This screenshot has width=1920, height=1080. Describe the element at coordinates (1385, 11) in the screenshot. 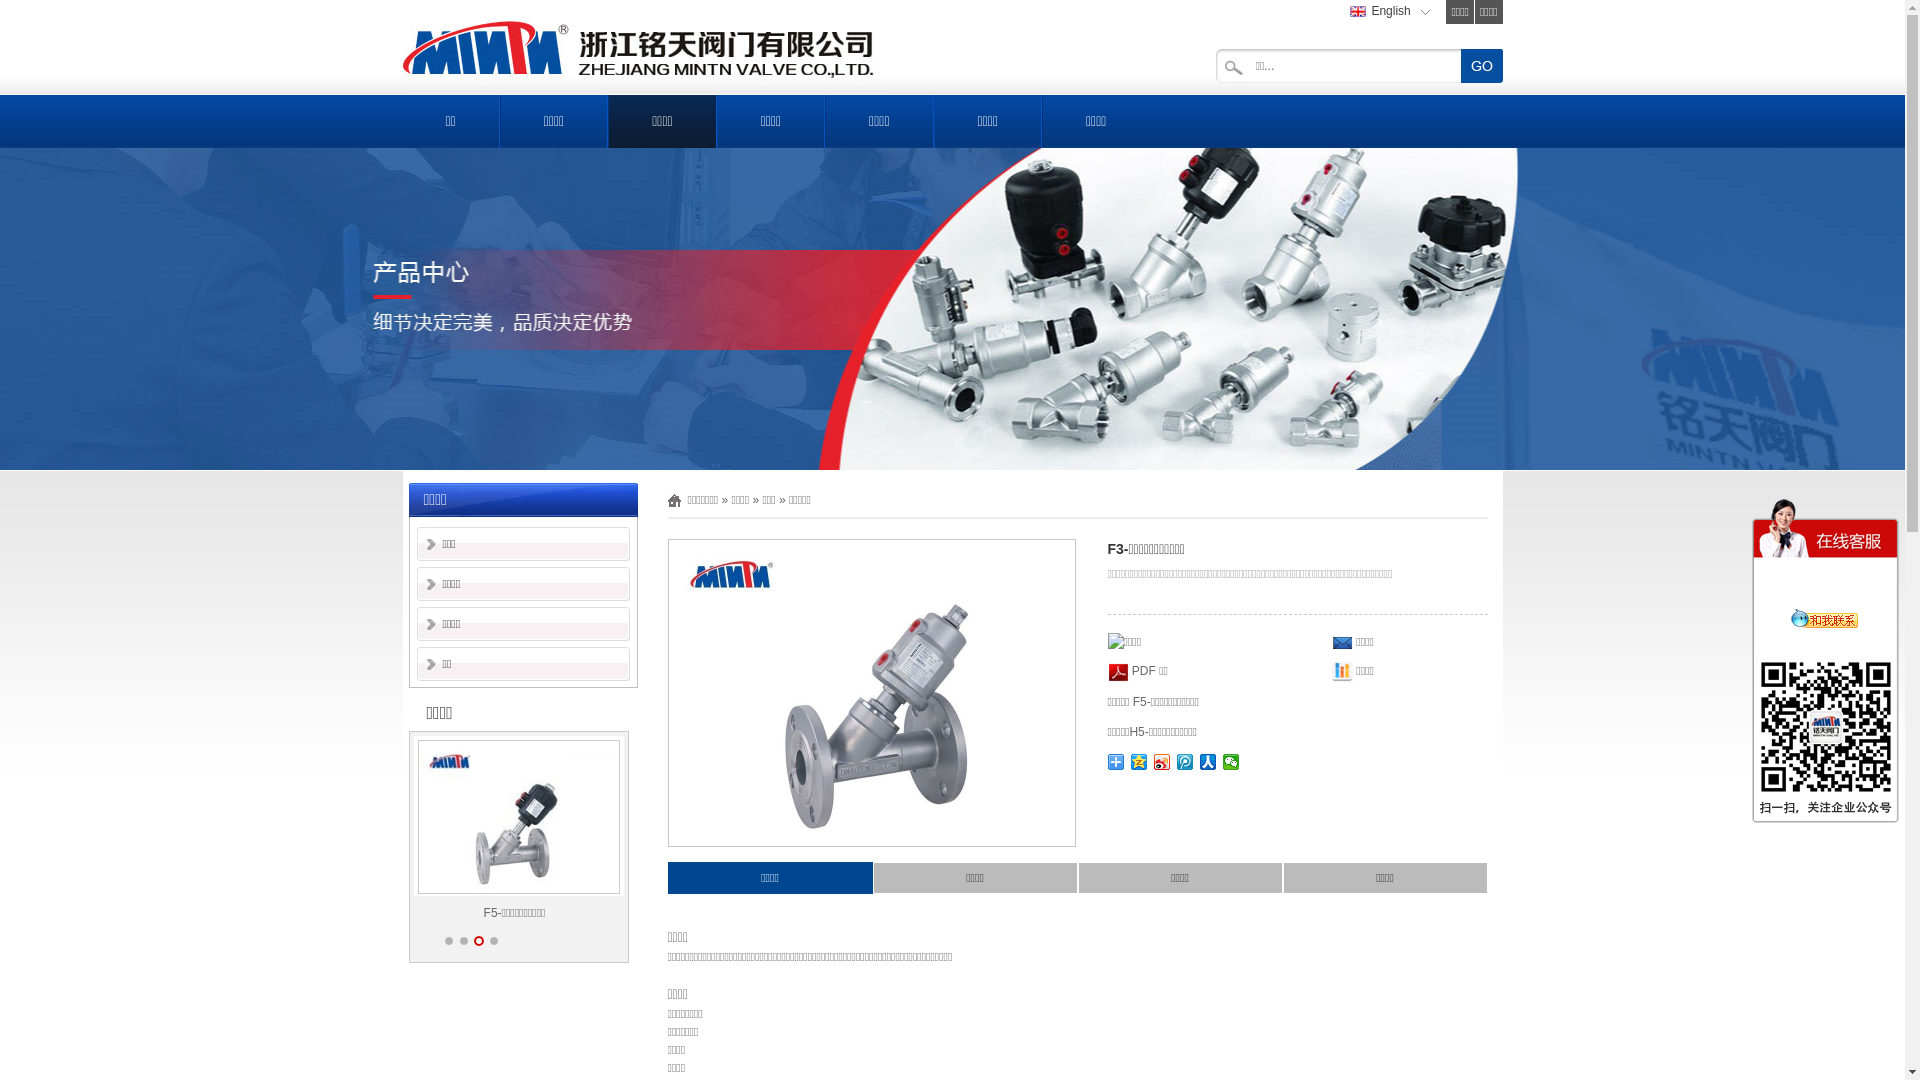

I see `'English'` at that location.